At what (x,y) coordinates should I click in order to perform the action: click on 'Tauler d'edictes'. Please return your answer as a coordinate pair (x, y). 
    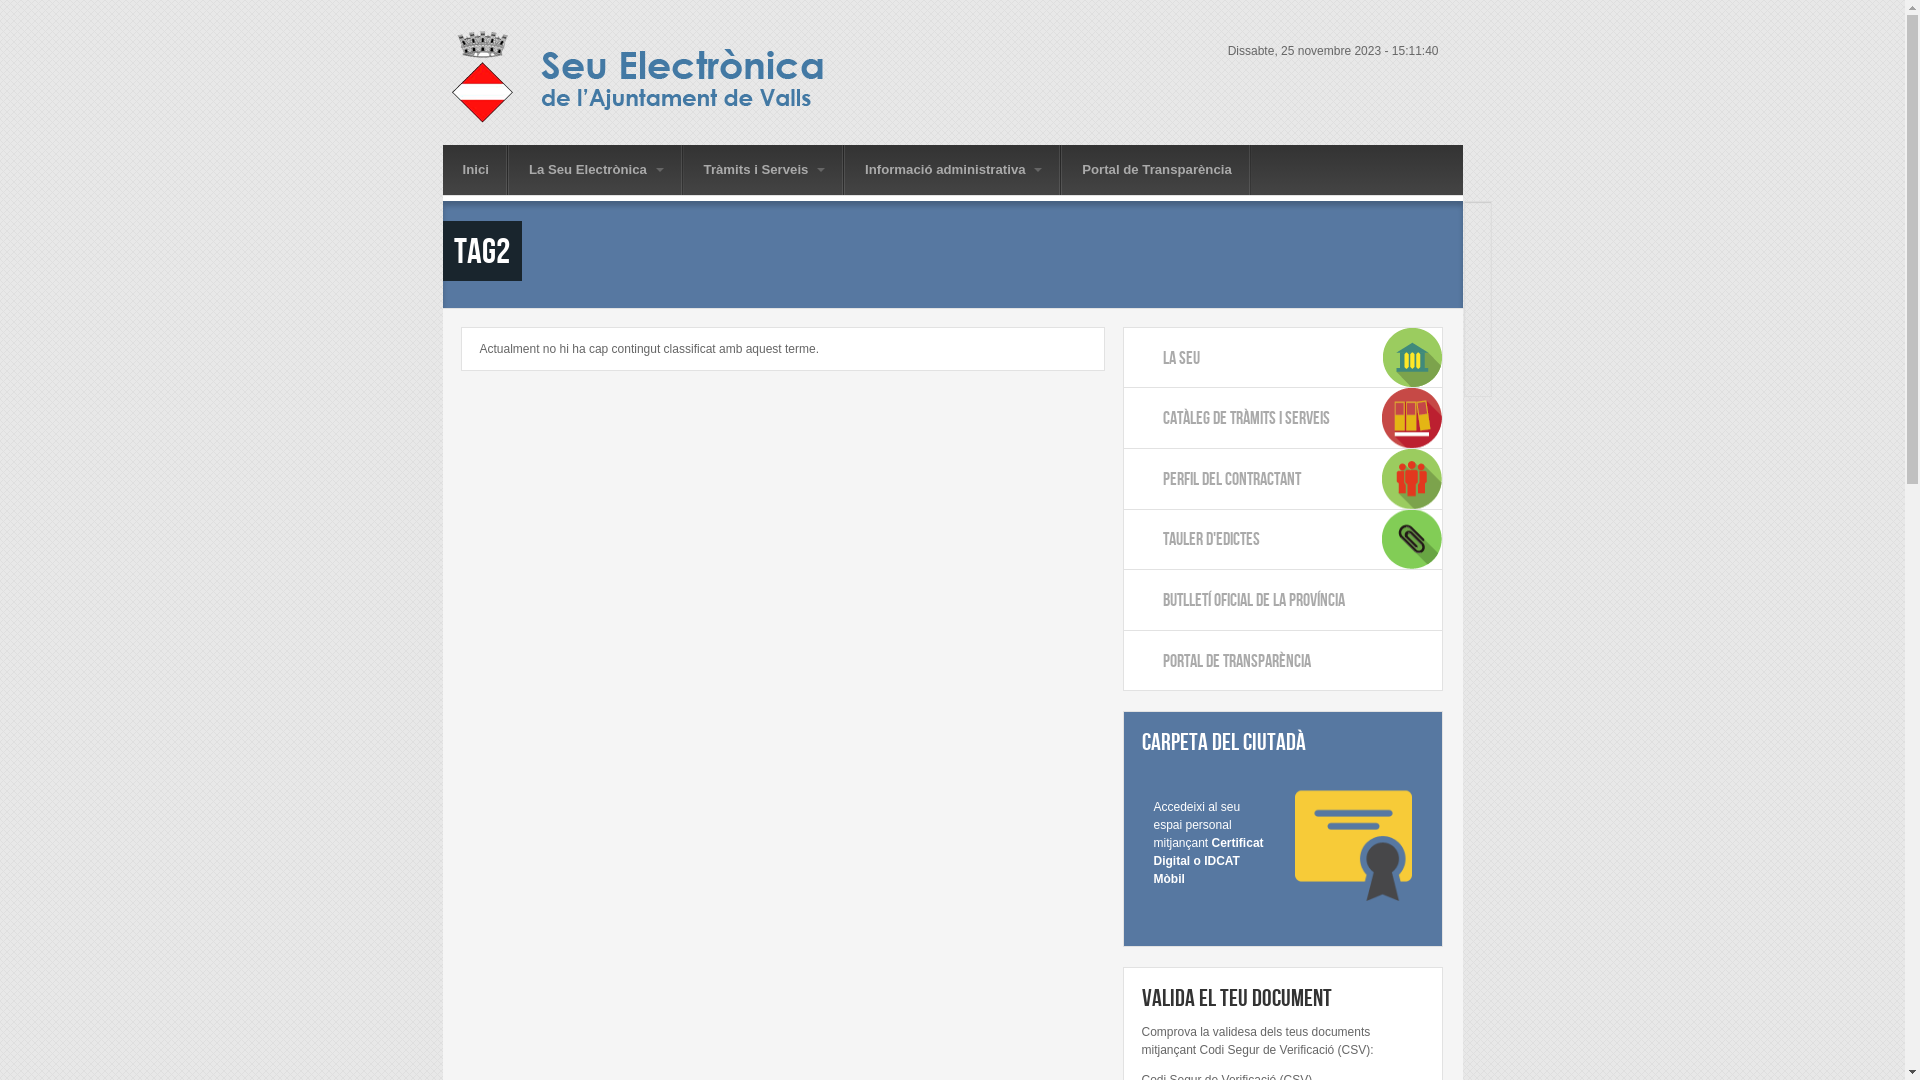
    Looking at the image, I should click on (1282, 540).